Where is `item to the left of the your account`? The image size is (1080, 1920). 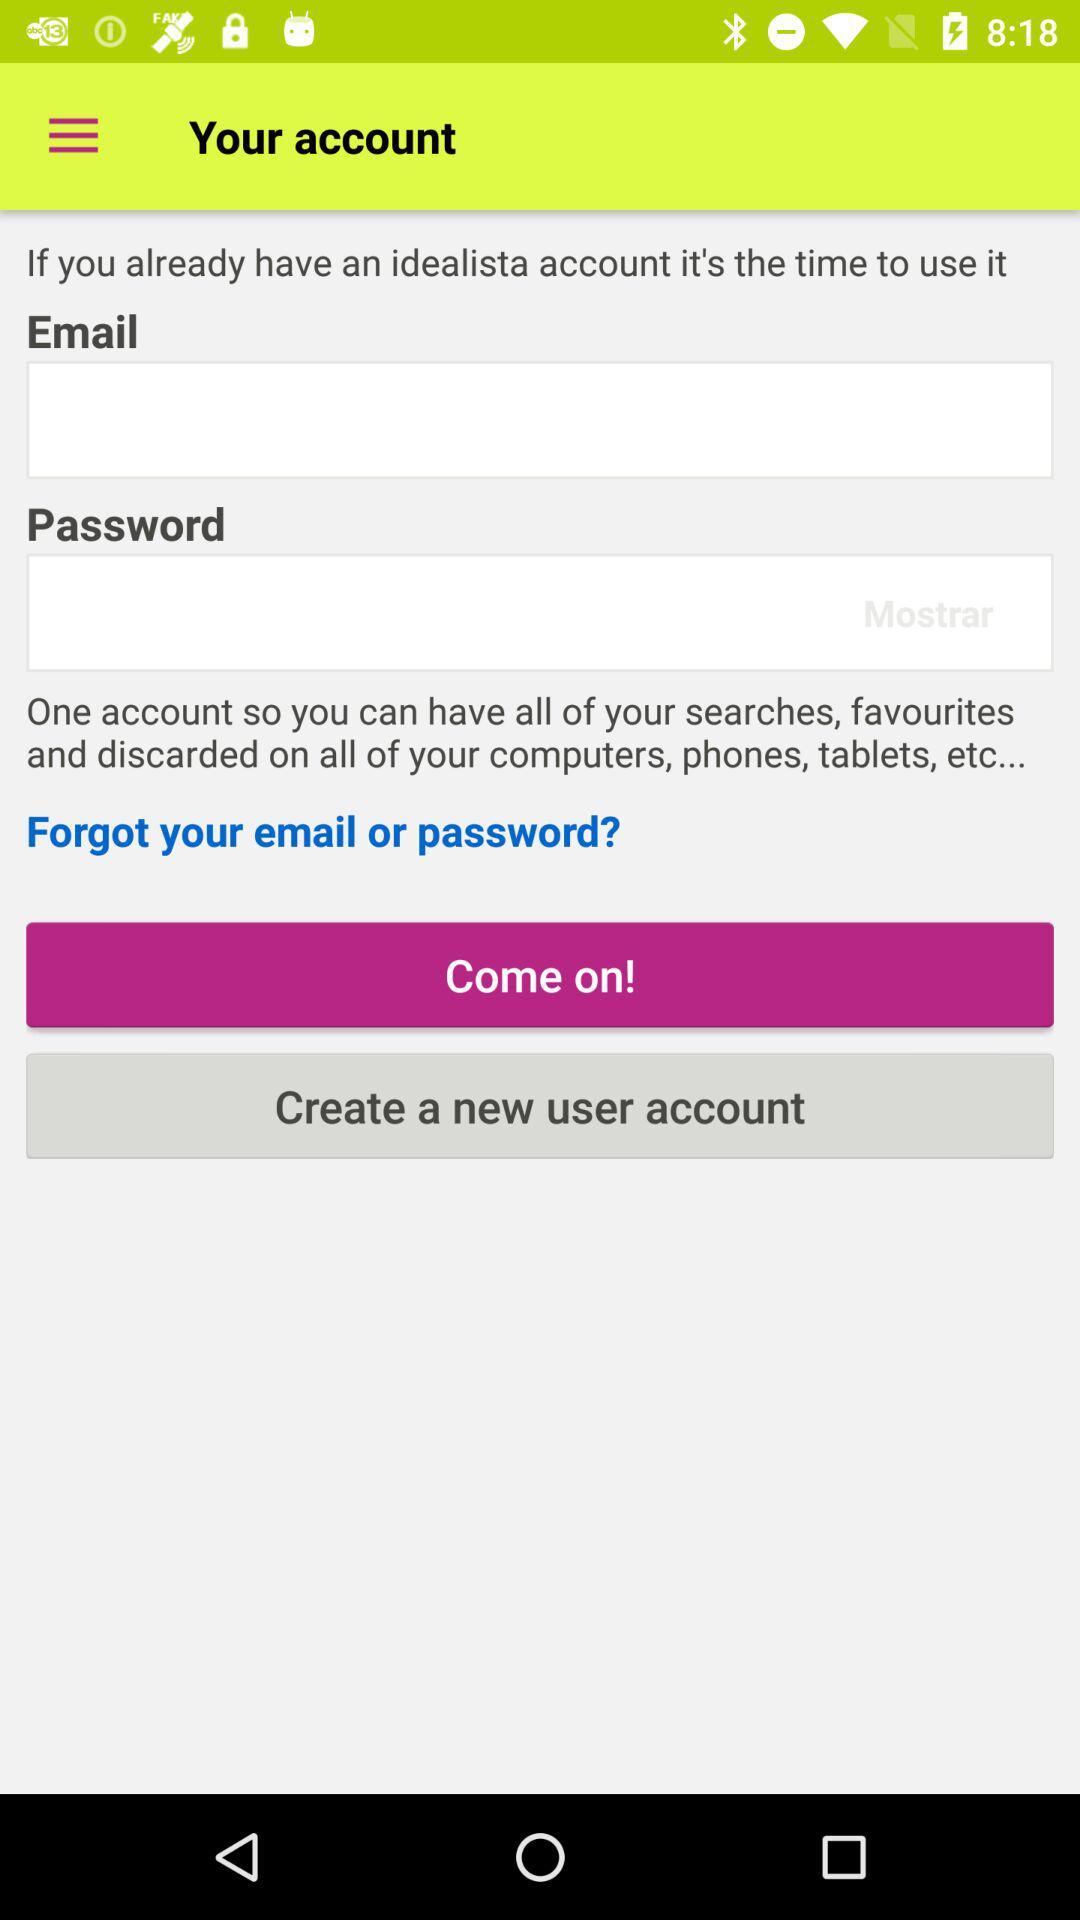 item to the left of the your account is located at coordinates (72, 135).